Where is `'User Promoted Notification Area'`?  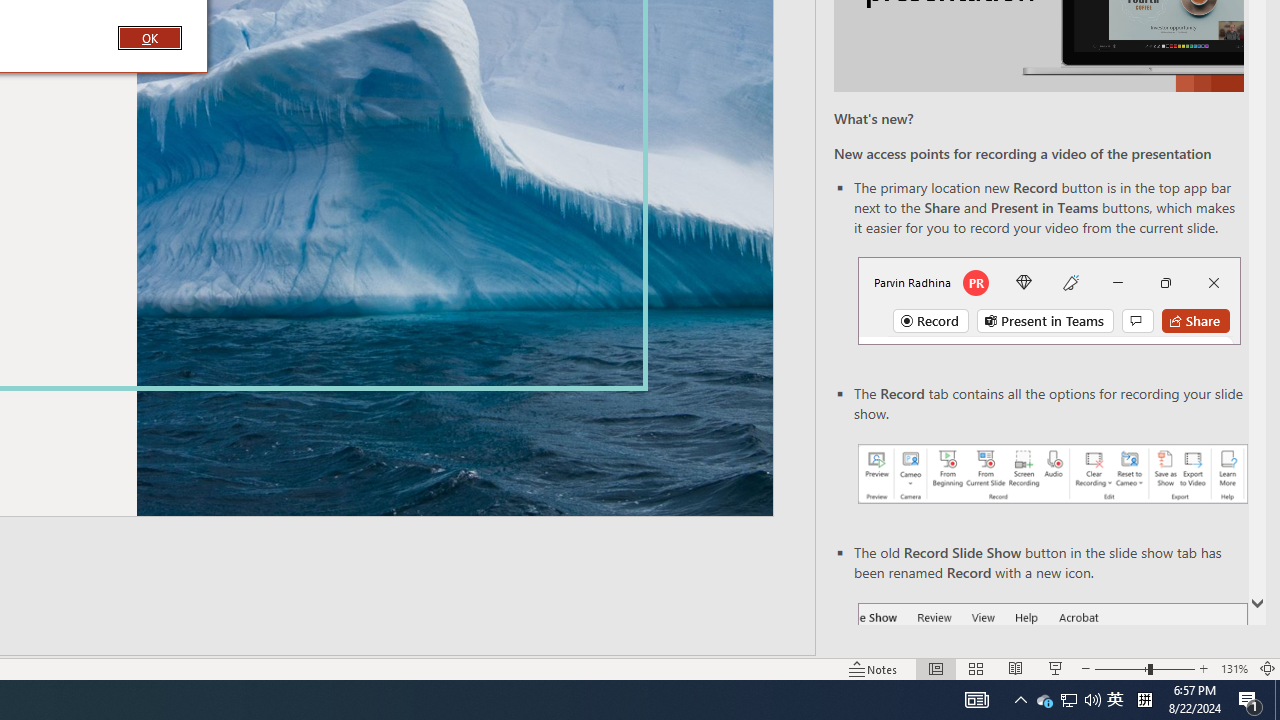 'User Promoted Notification Area' is located at coordinates (1068, 698).